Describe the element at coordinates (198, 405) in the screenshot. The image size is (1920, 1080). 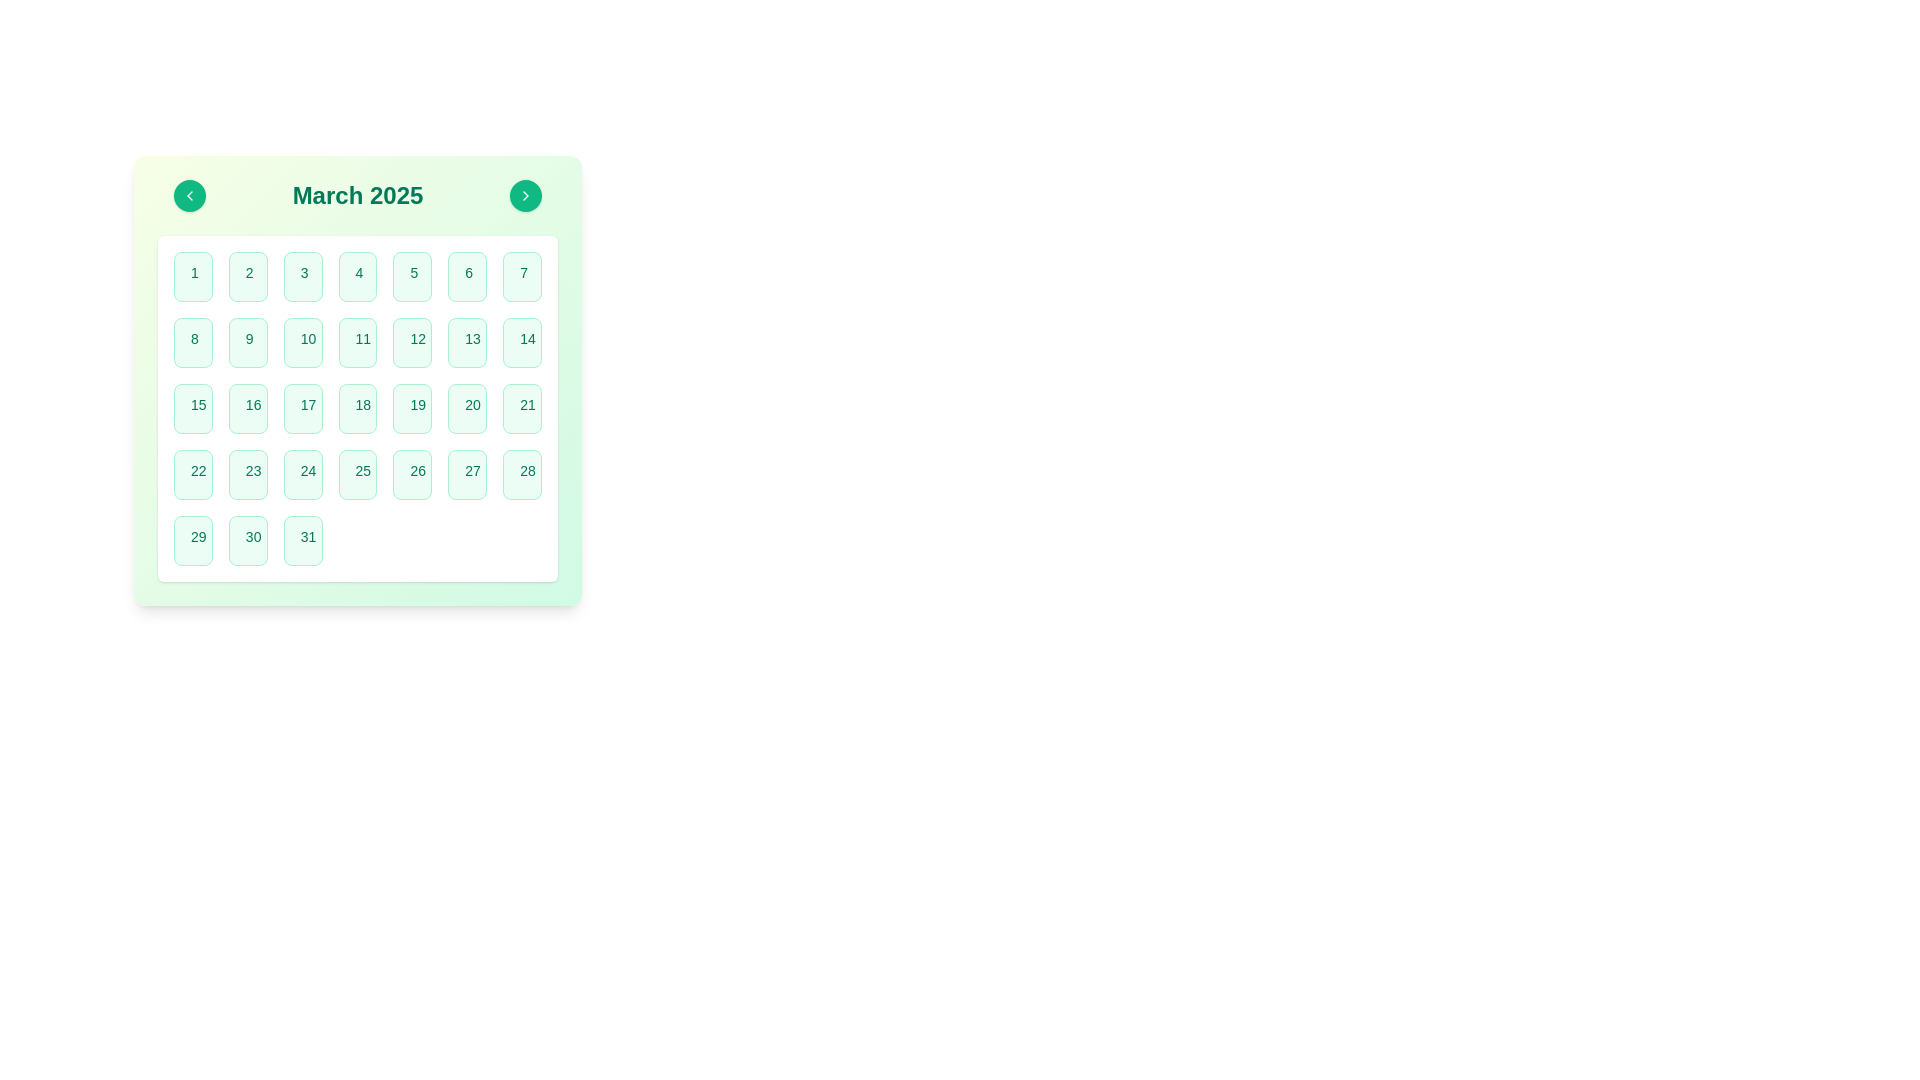
I see `the date displayed in the text label representing the 15th of the month, located in the lower-left part of the calendar grid in the third row and second column of the date cells` at that location.